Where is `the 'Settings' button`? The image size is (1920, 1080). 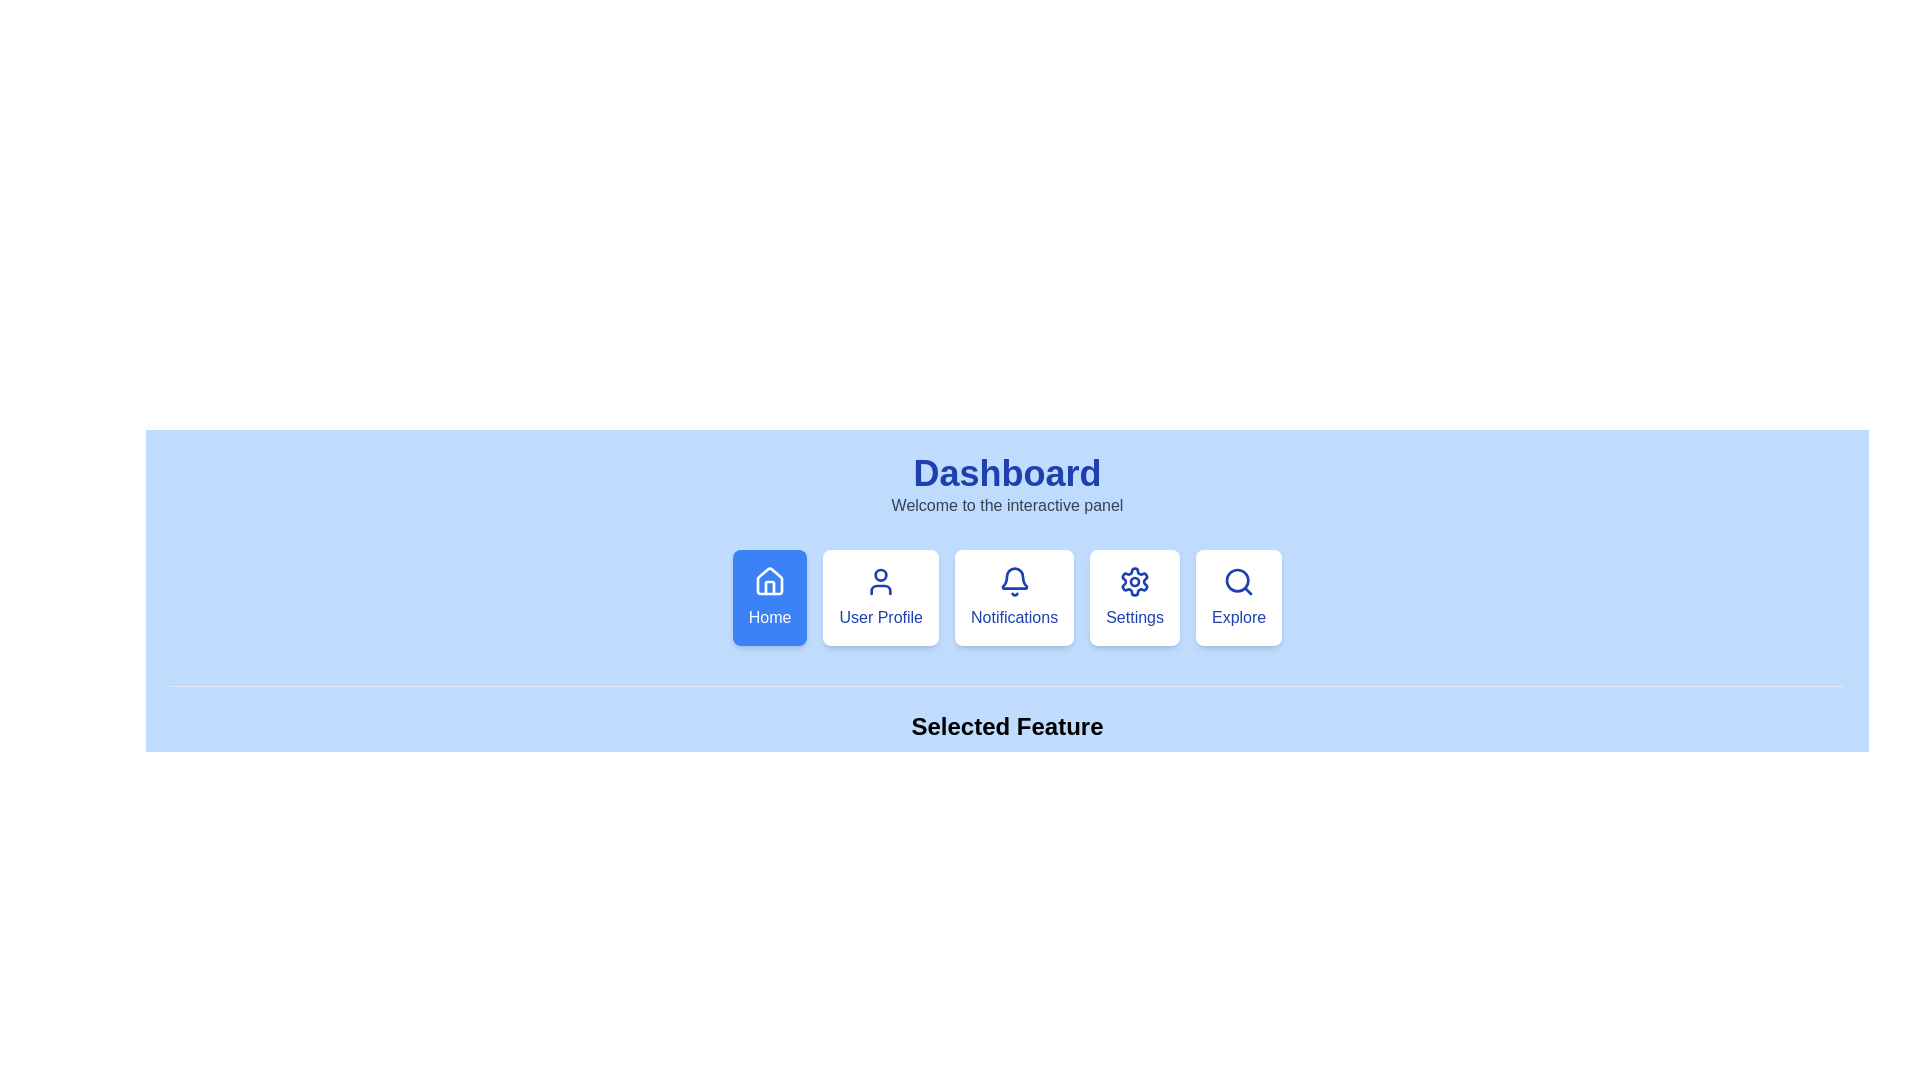 the 'Settings' button is located at coordinates (1135, 596).